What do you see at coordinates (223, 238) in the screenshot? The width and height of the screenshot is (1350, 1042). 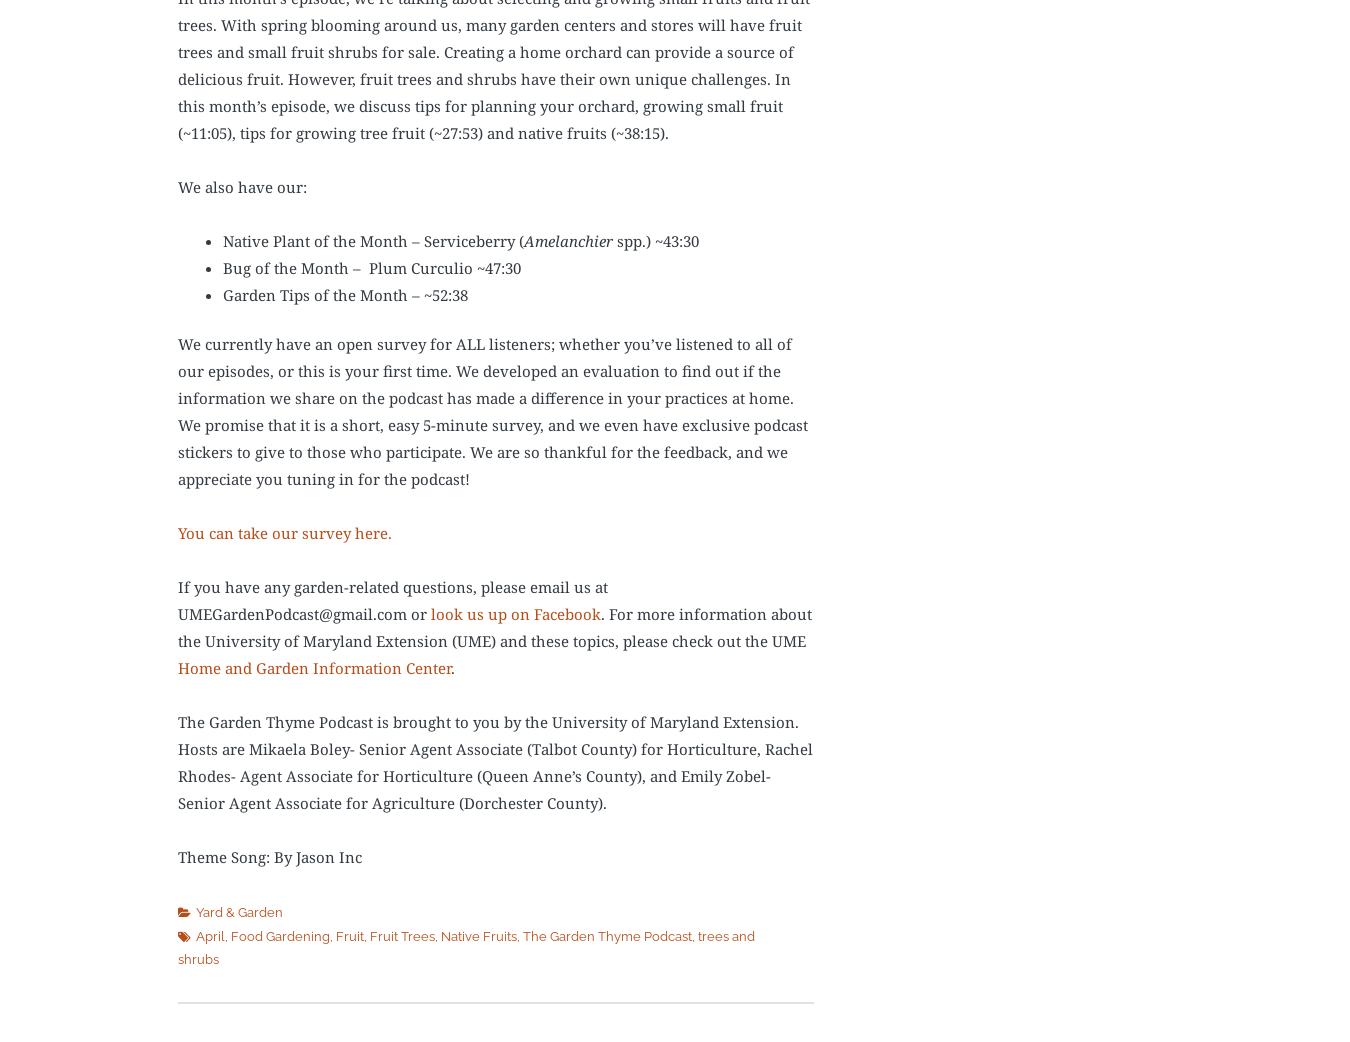 I see `'Native Plant of the Month – Serviceberry ('` at bounding box center [223, 238].